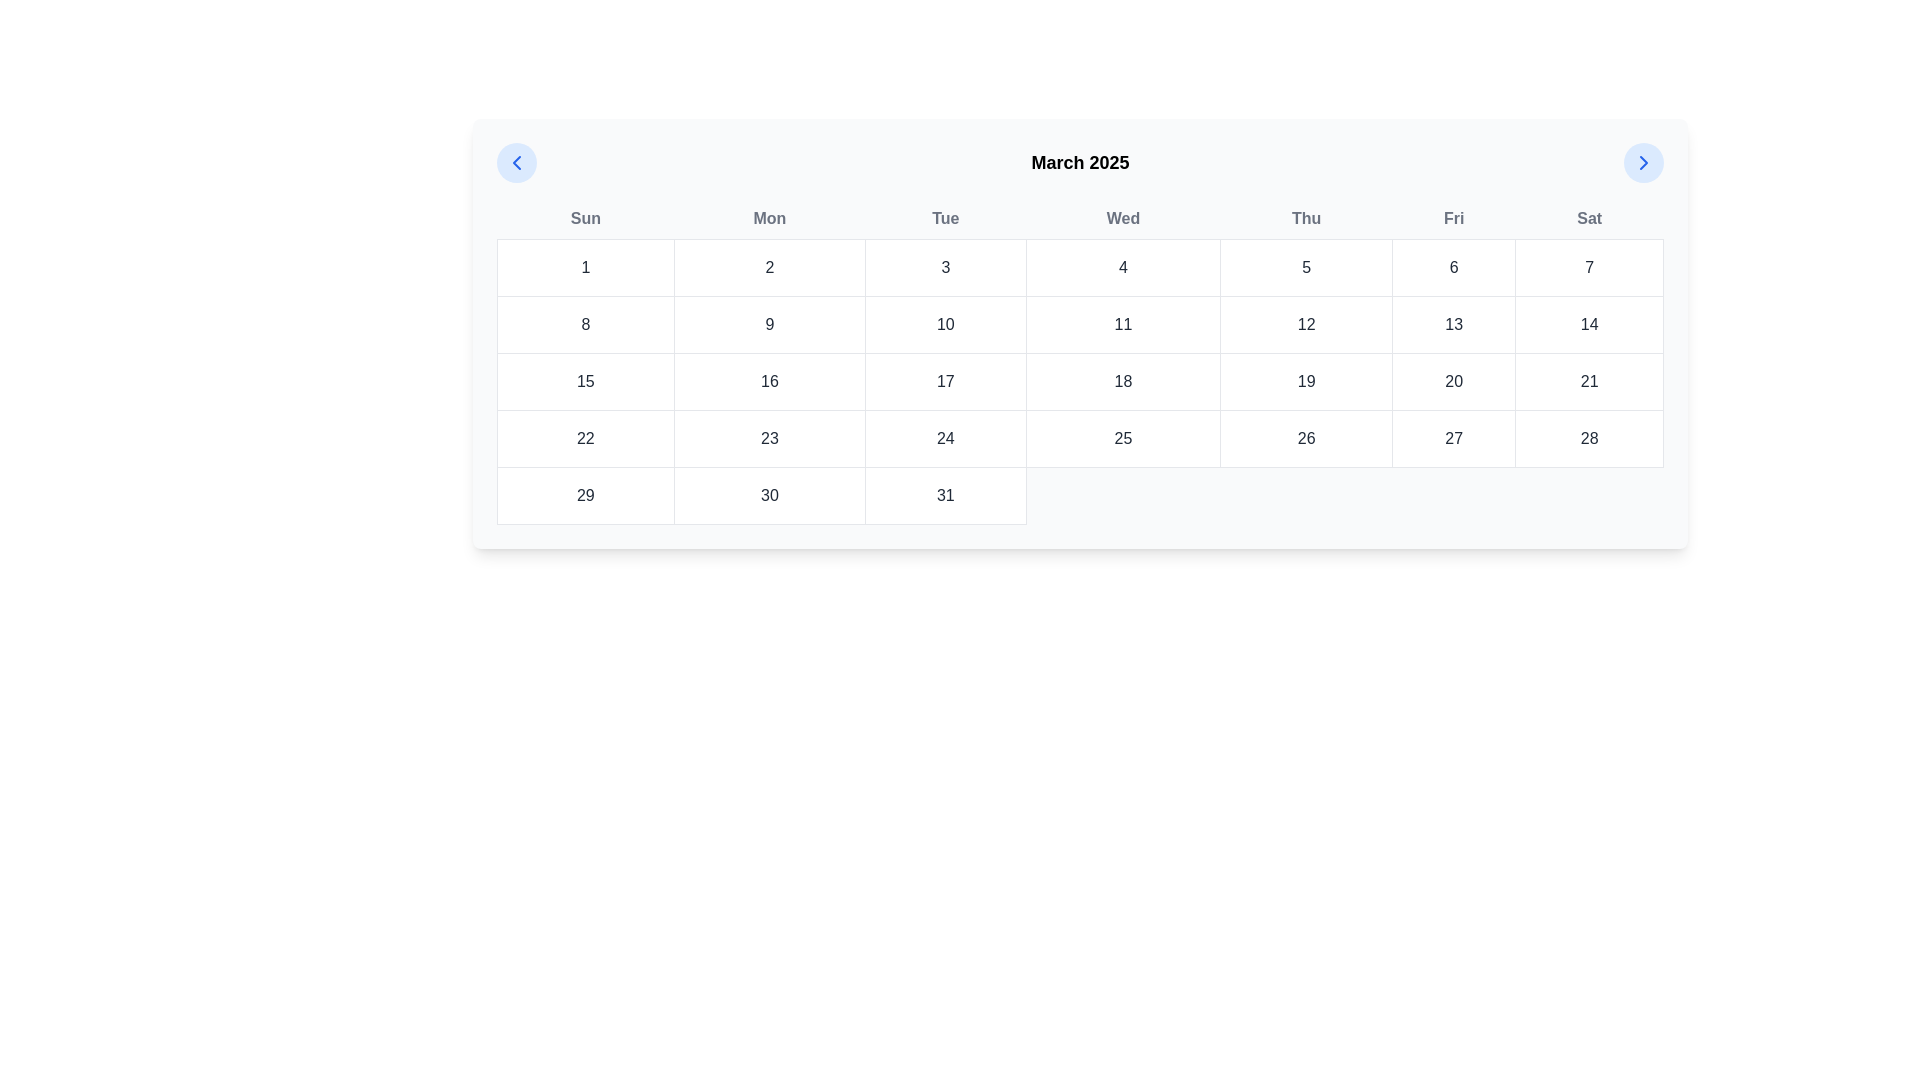 The image size is (1920, 1080). I want to click on the fifth row of the calendar table for March 2025, so click(1079, 438).